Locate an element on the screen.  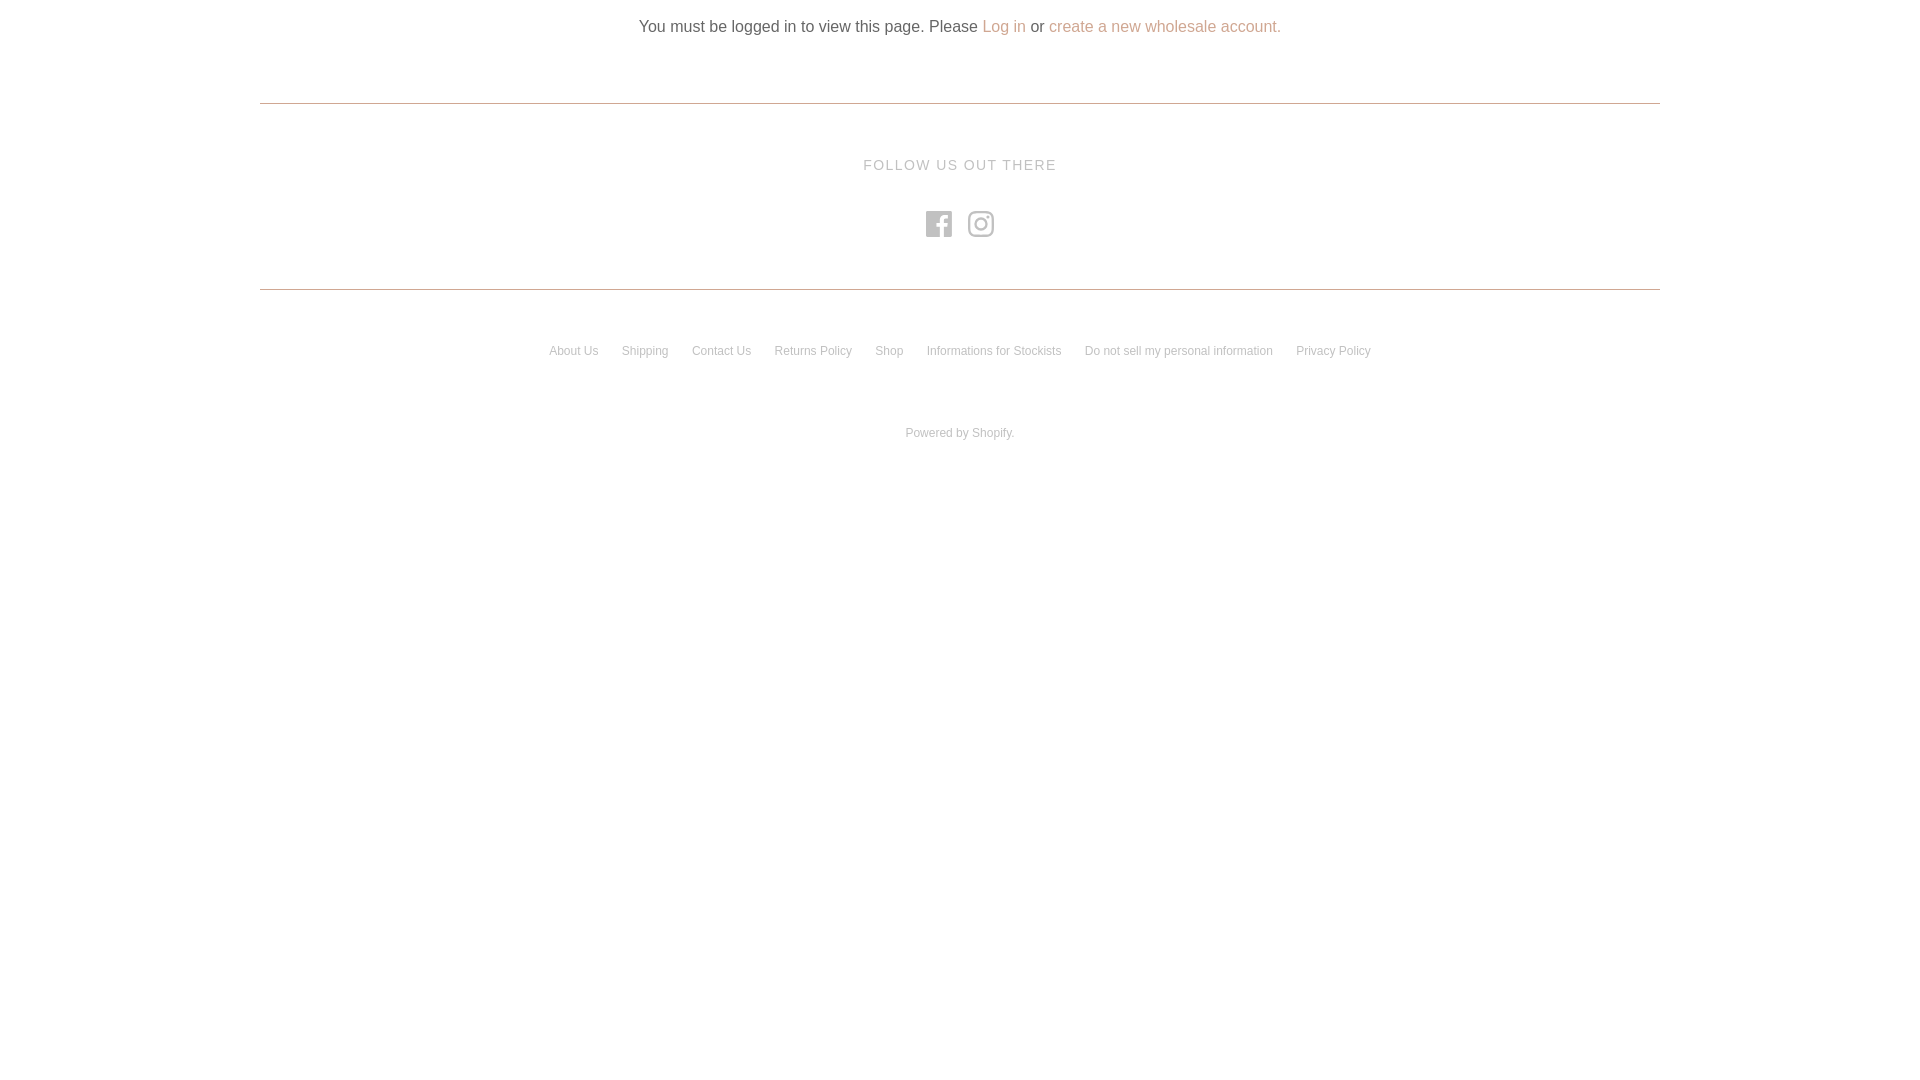
'About Us' is located at coordinates (572, 350).